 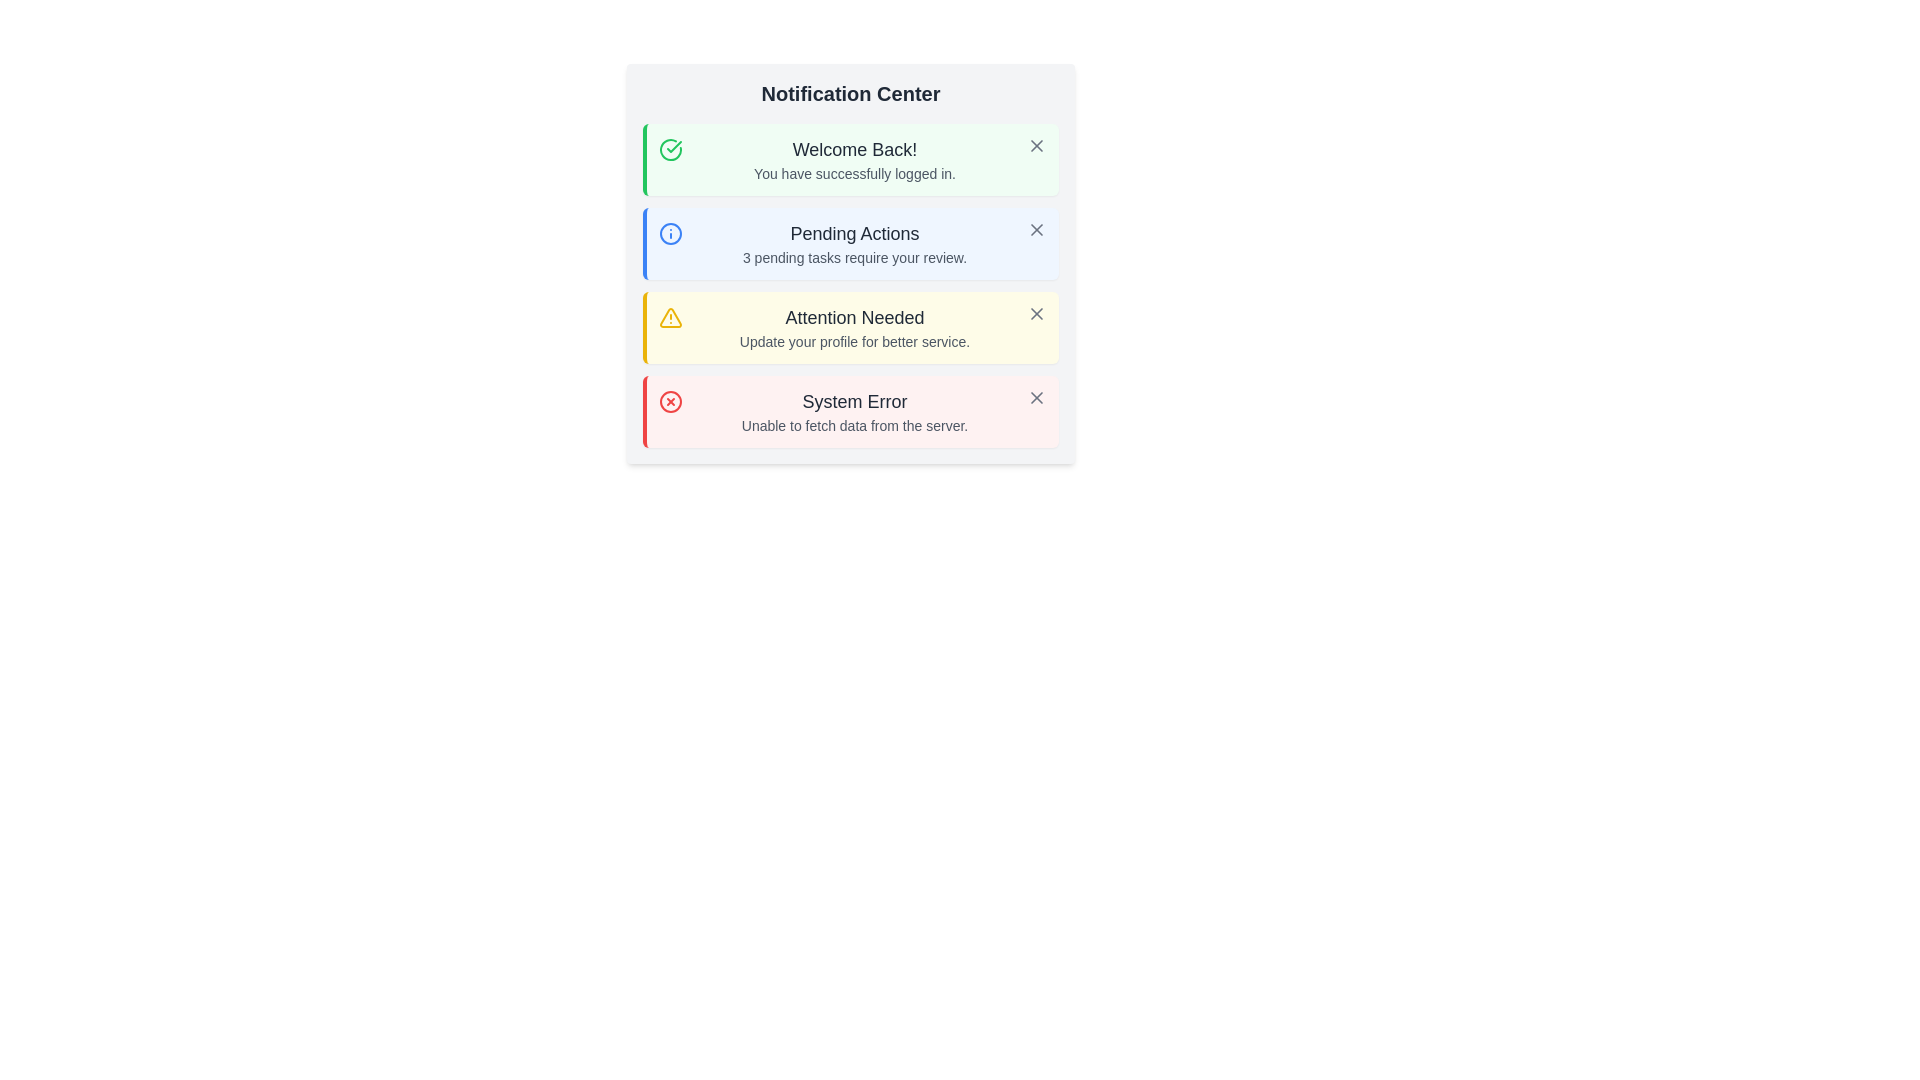 I want to click on text content of the notification message displayed below the 'Notification Center' header, which confirms the user's successful login, so click(x=854, y=158).